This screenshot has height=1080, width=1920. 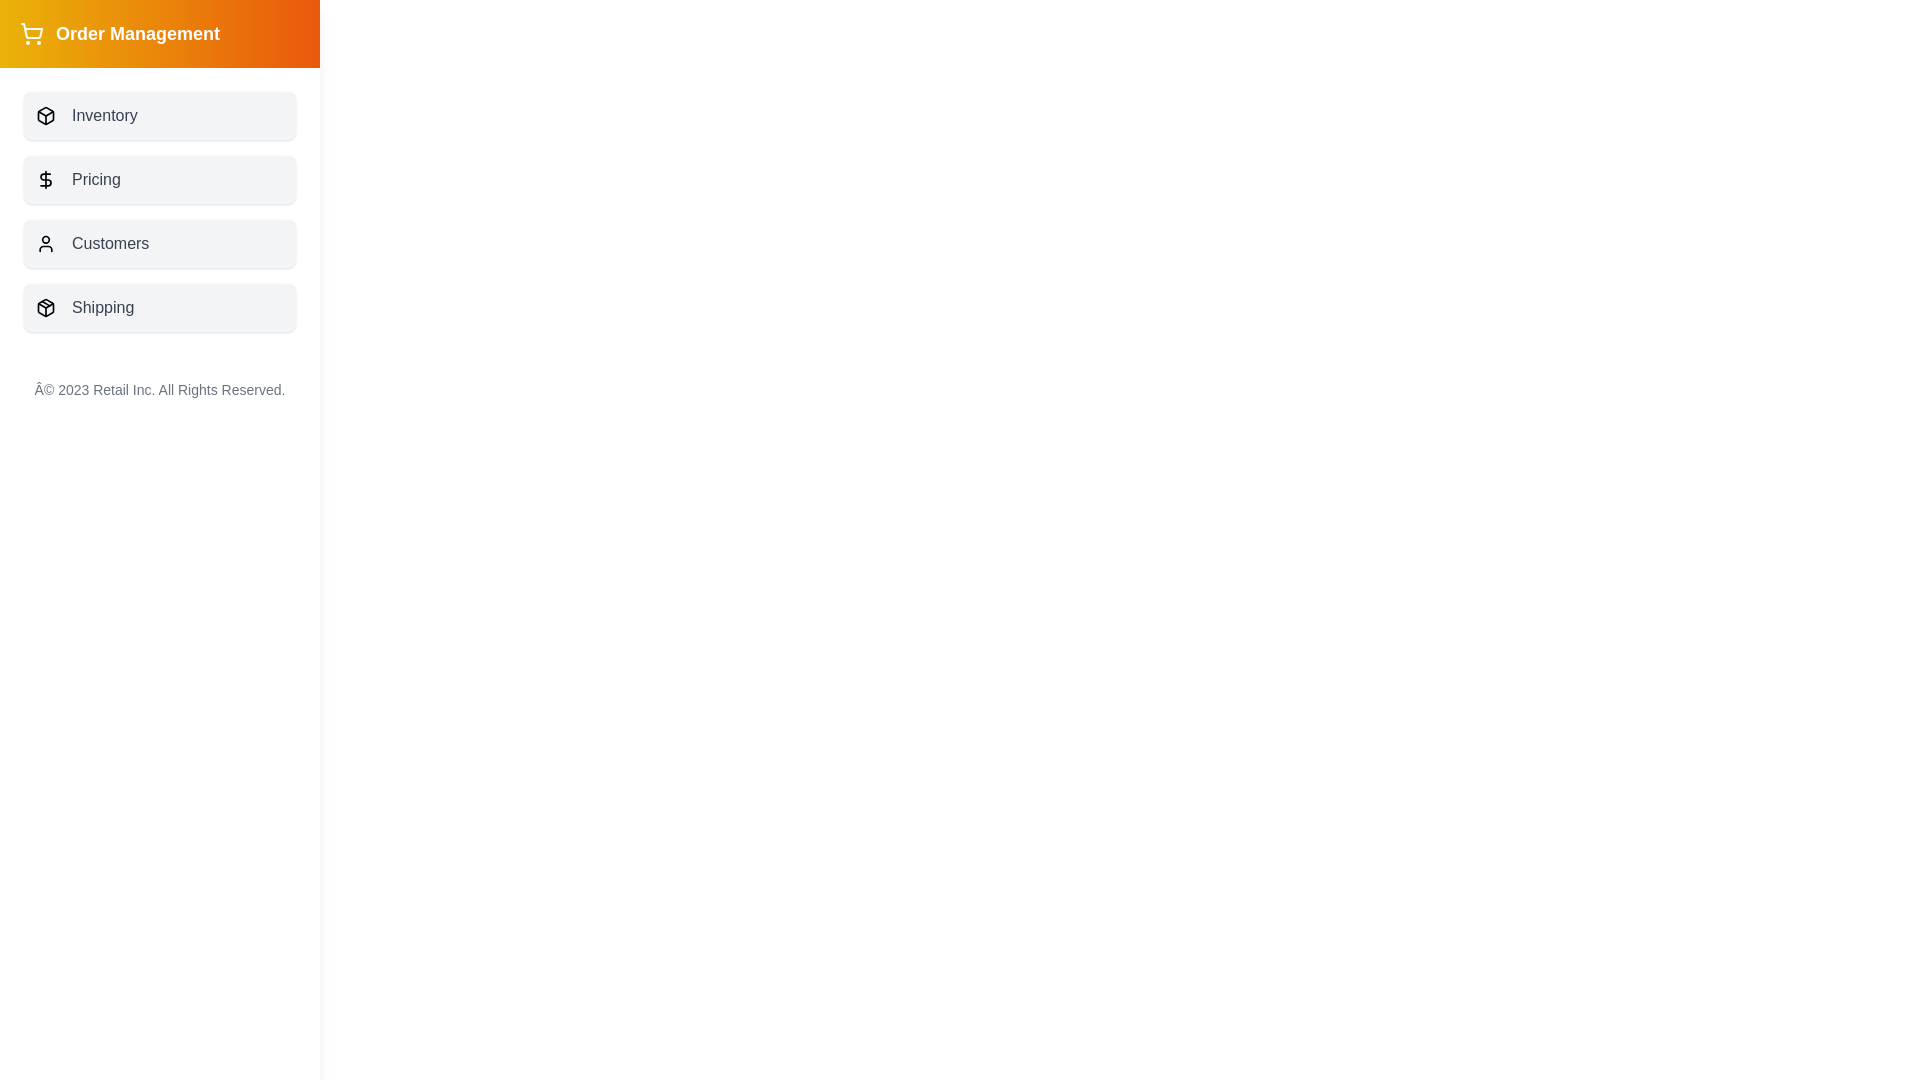 I want to click on the button labeled 'Inventory' to observe visual feedback, so click(x=158, y=115).